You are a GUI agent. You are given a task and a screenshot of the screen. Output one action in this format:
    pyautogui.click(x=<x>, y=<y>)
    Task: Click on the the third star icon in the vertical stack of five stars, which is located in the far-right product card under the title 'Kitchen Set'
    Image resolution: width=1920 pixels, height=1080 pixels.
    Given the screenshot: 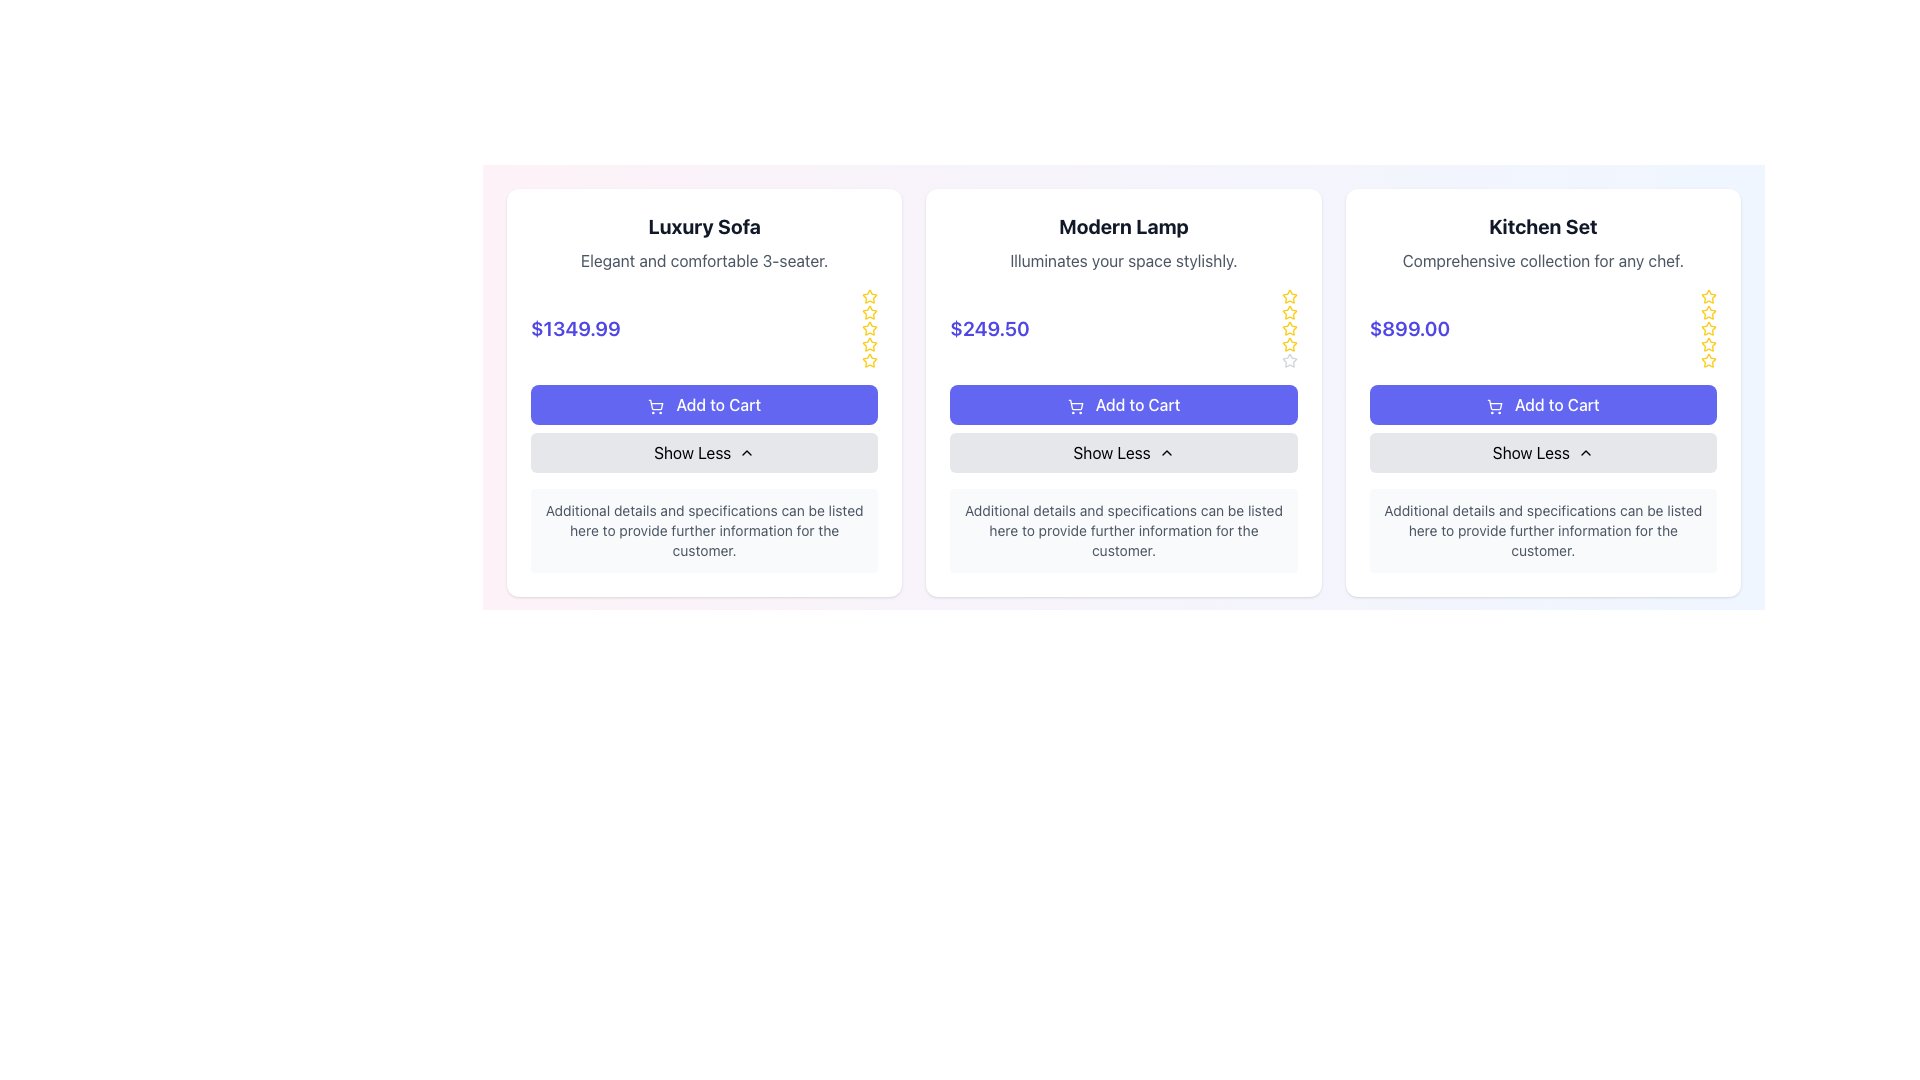 What is the action you would take?
    pyautogui.click(x=1707, y=312)
    